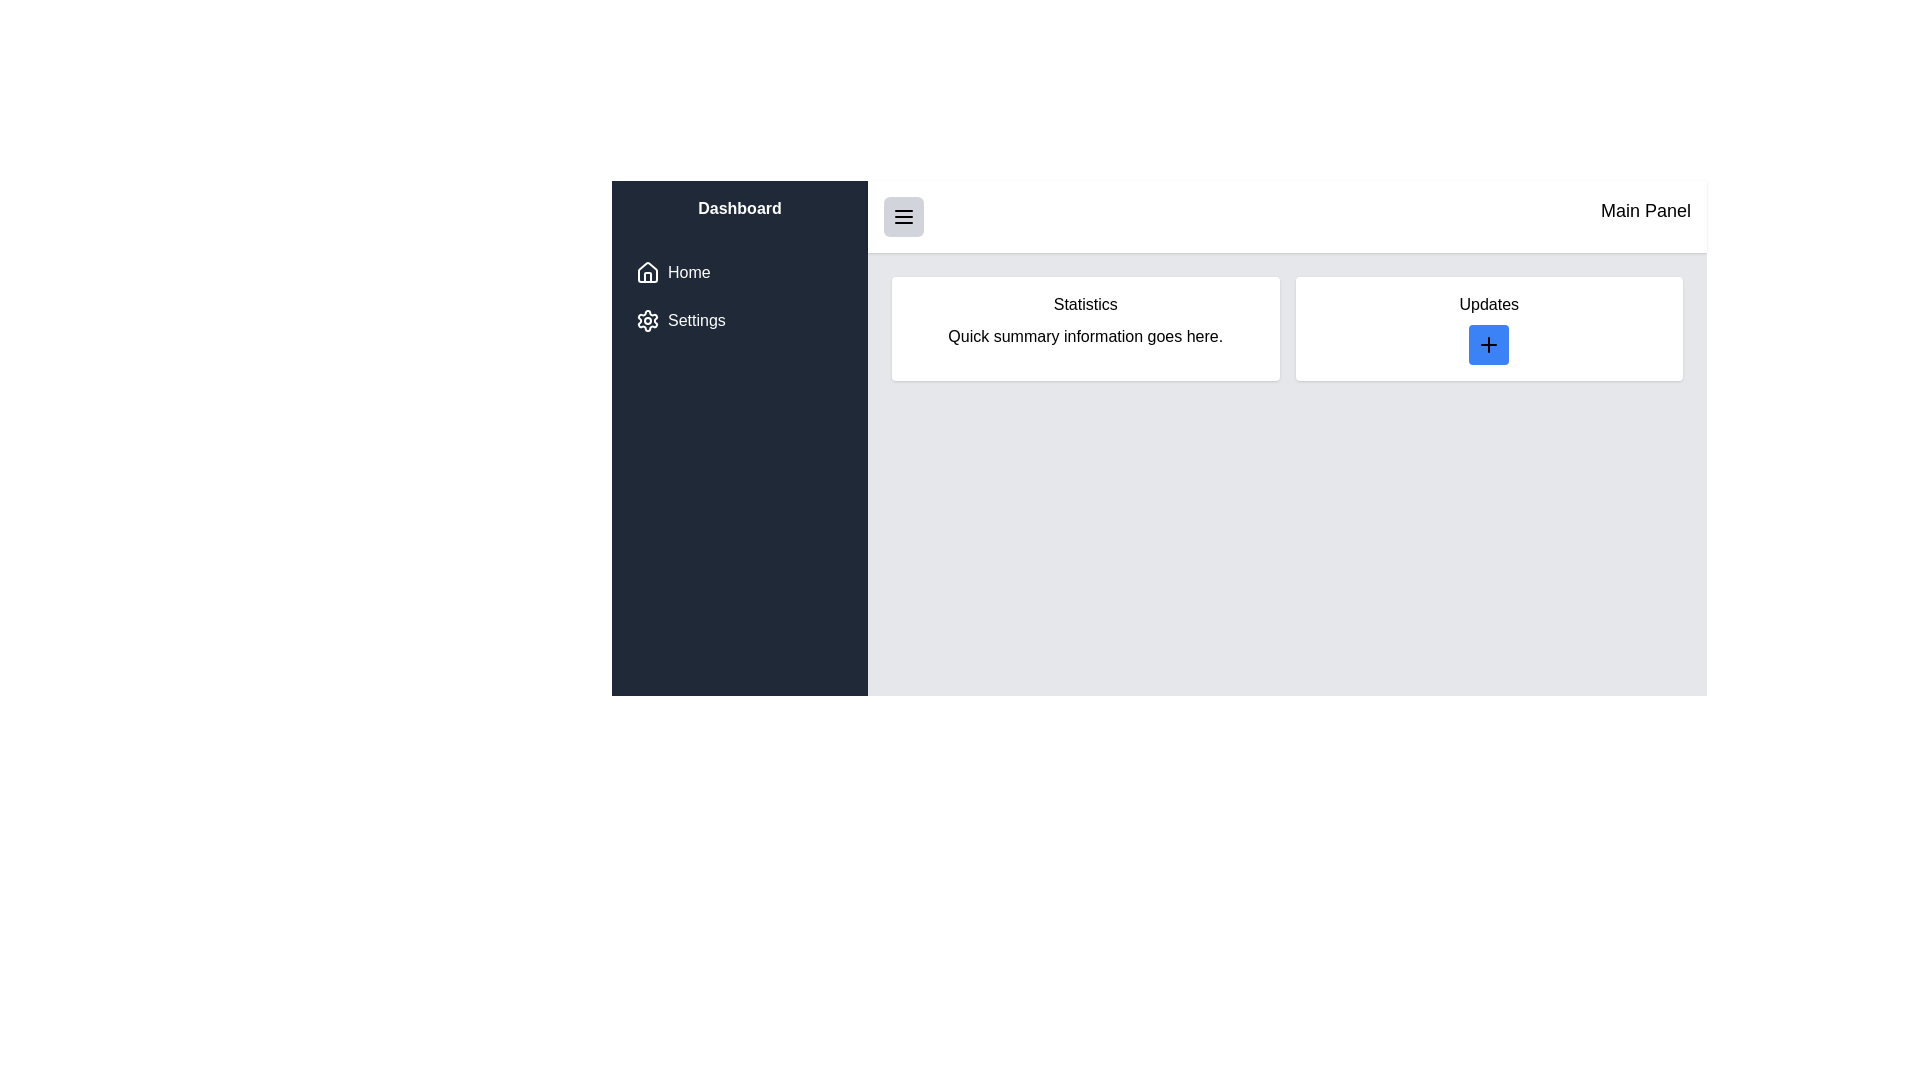  What do you see at coordinates (689, 273) in the screenshot?
I see `the 'Home' text label in the left sidebar` at bounding box center [689, 273].